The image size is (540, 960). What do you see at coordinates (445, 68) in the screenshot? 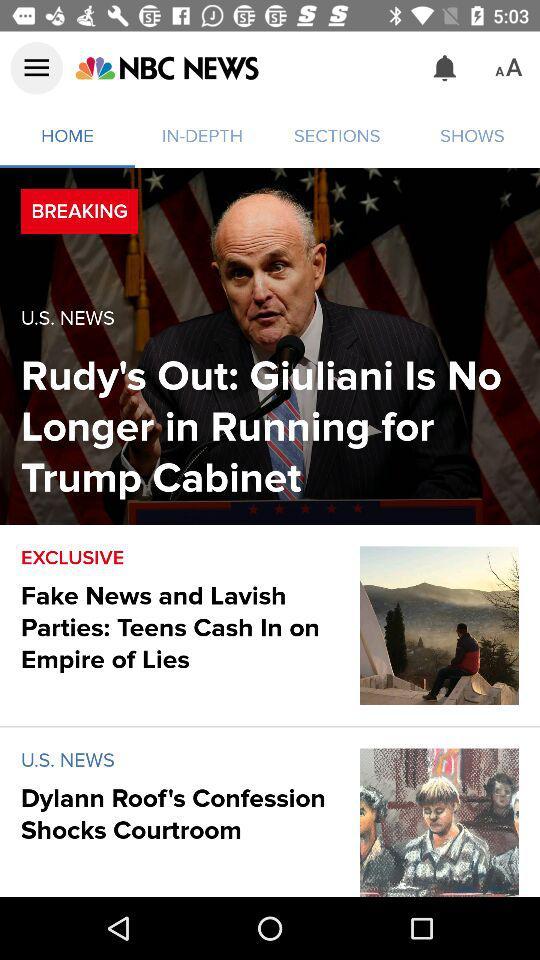
I see `icon above the shows item` at bounding box center [445, 68].